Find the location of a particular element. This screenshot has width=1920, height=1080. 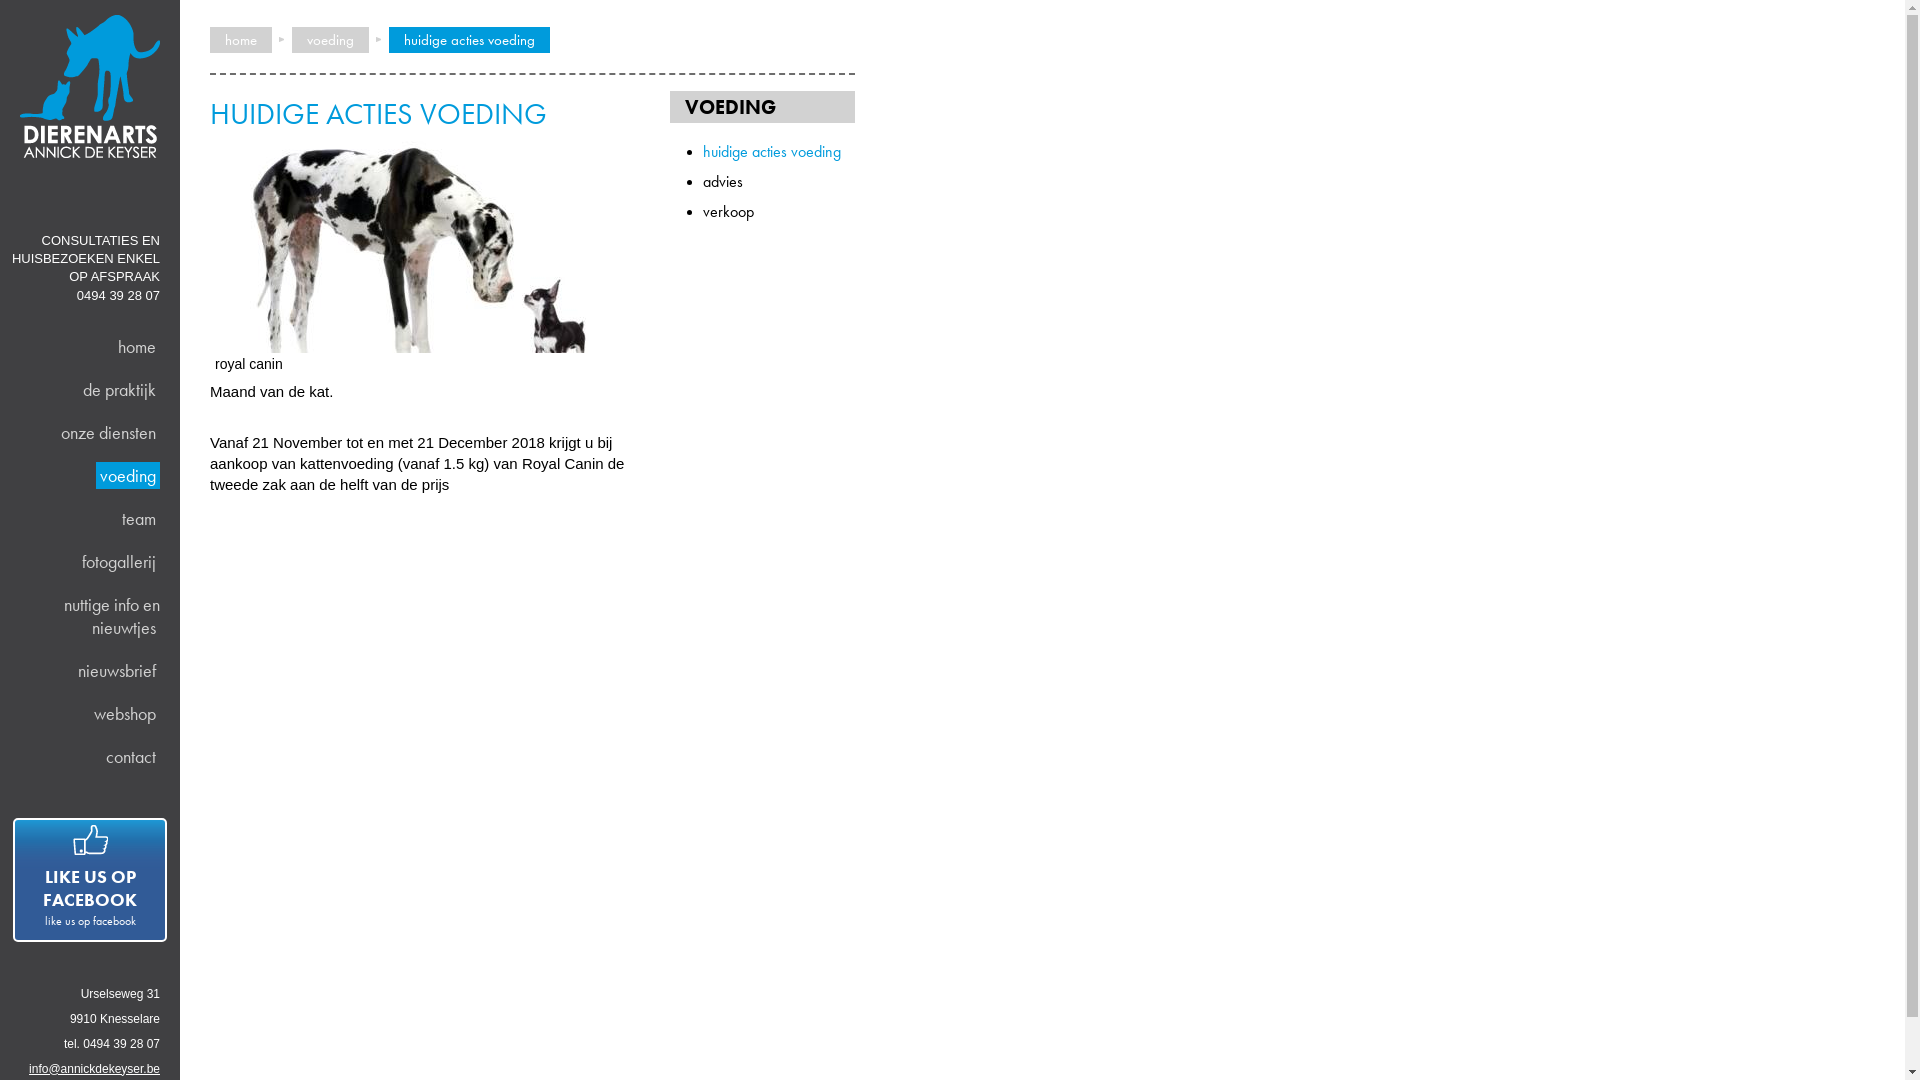

'onze diensten' is located at coordinates (107, 431).